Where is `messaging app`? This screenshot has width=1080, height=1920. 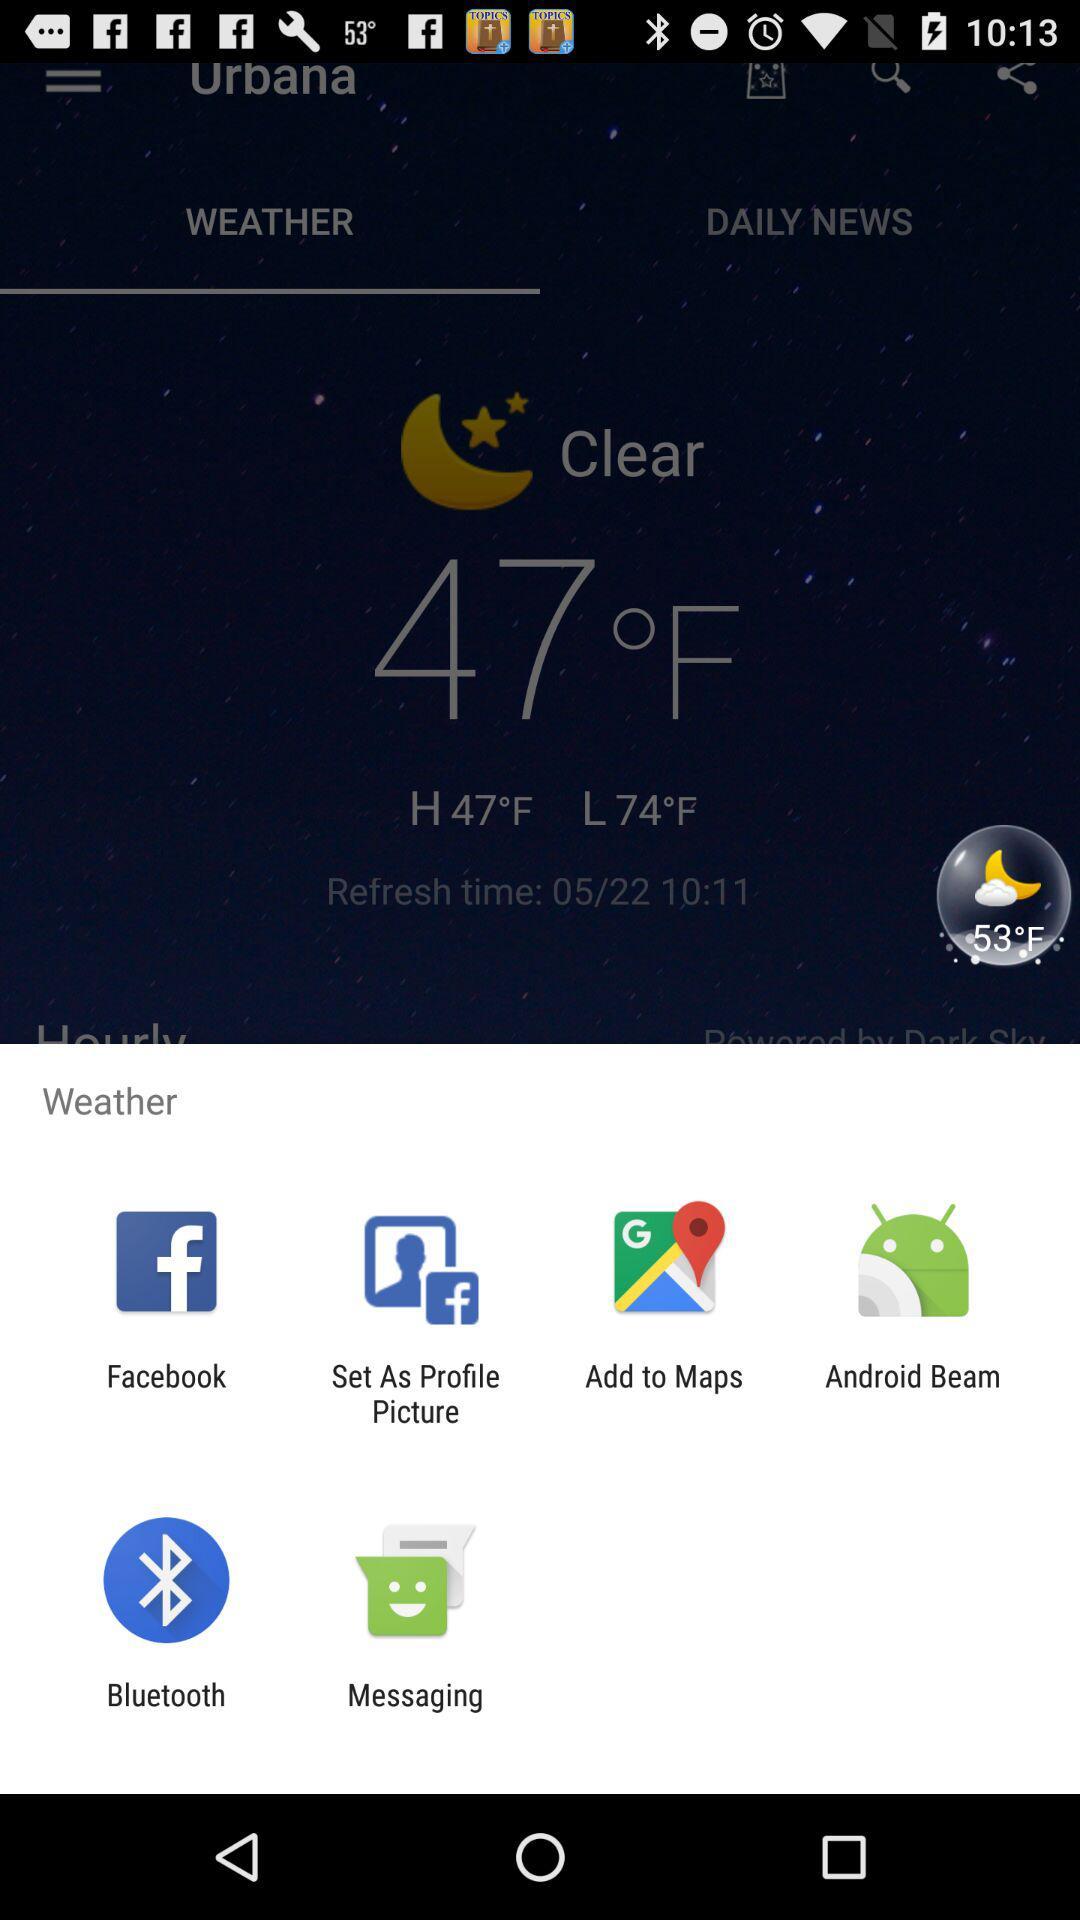
messaging app is located at coordinates (414, 1711).